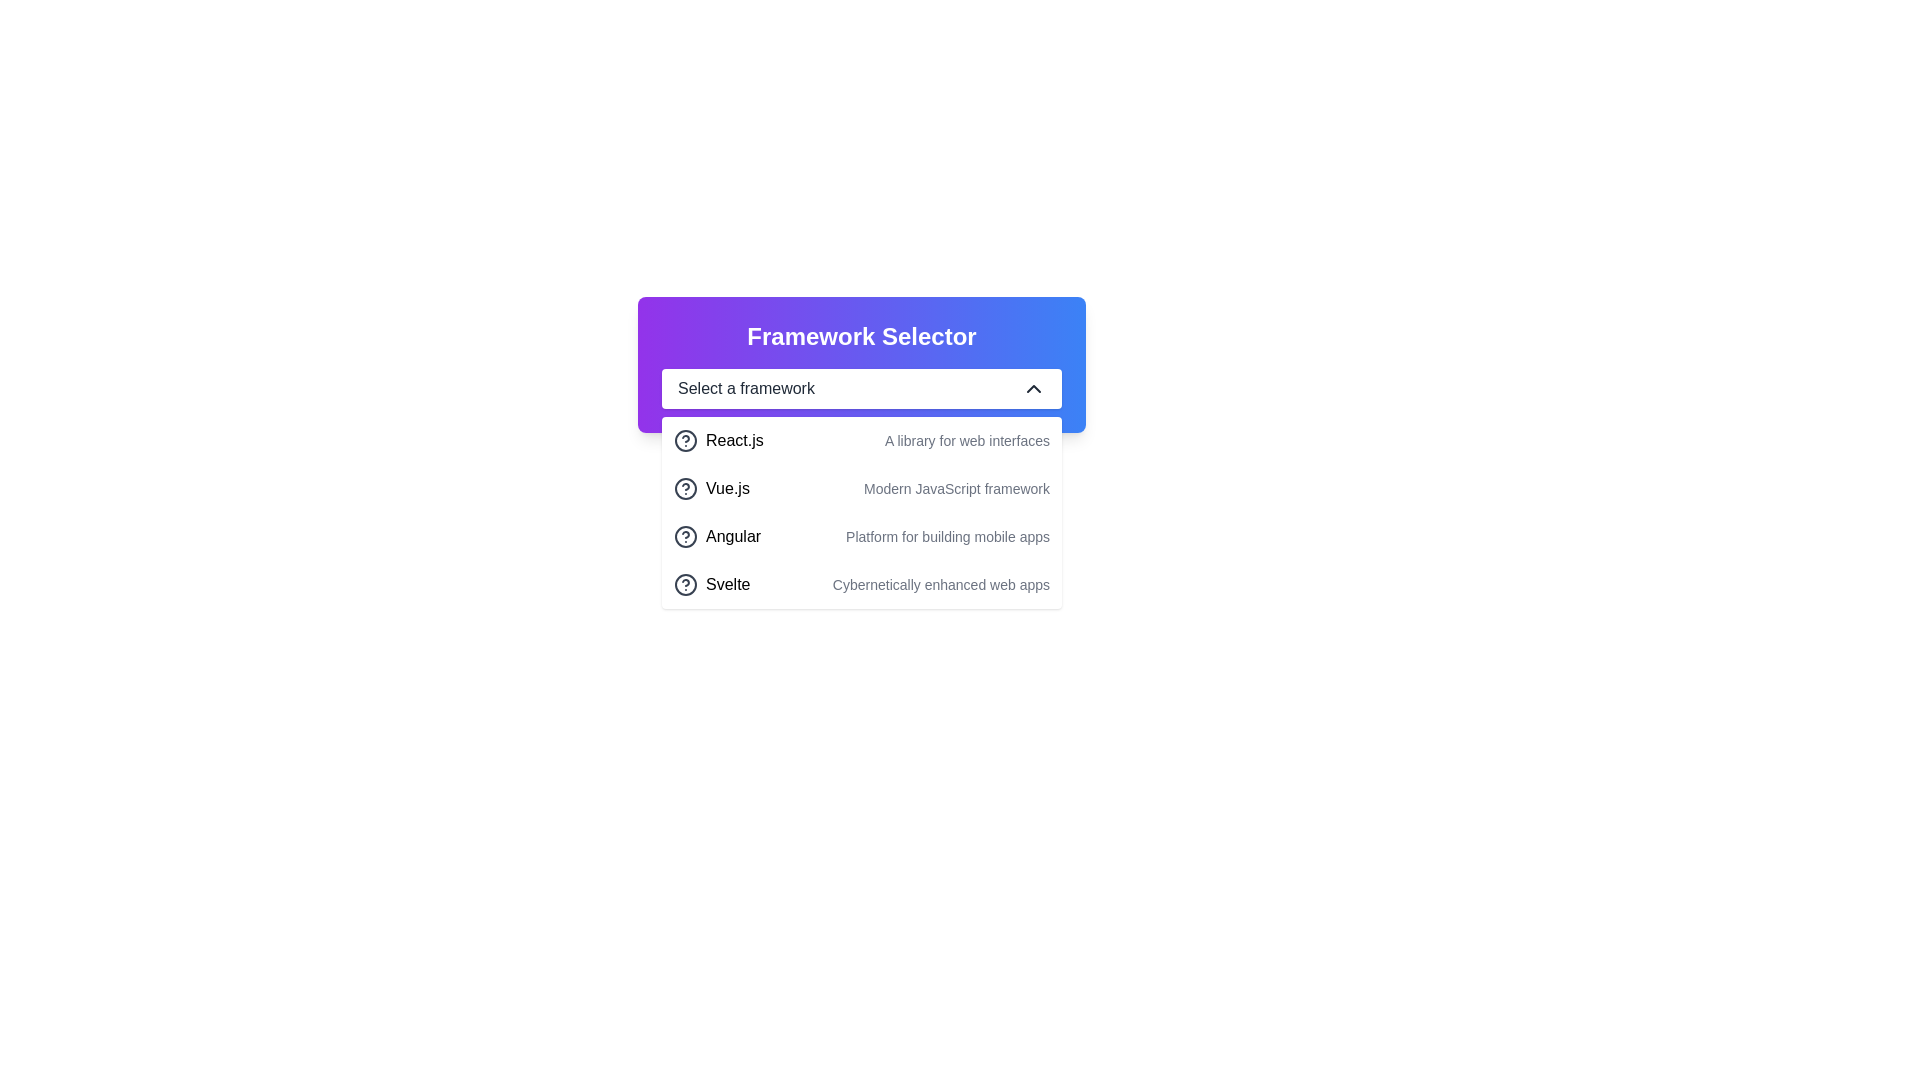 The image size is (1920, 1080). I want to click on the List item in the dropdown menu labeled 'Angular', so click(862, 535).